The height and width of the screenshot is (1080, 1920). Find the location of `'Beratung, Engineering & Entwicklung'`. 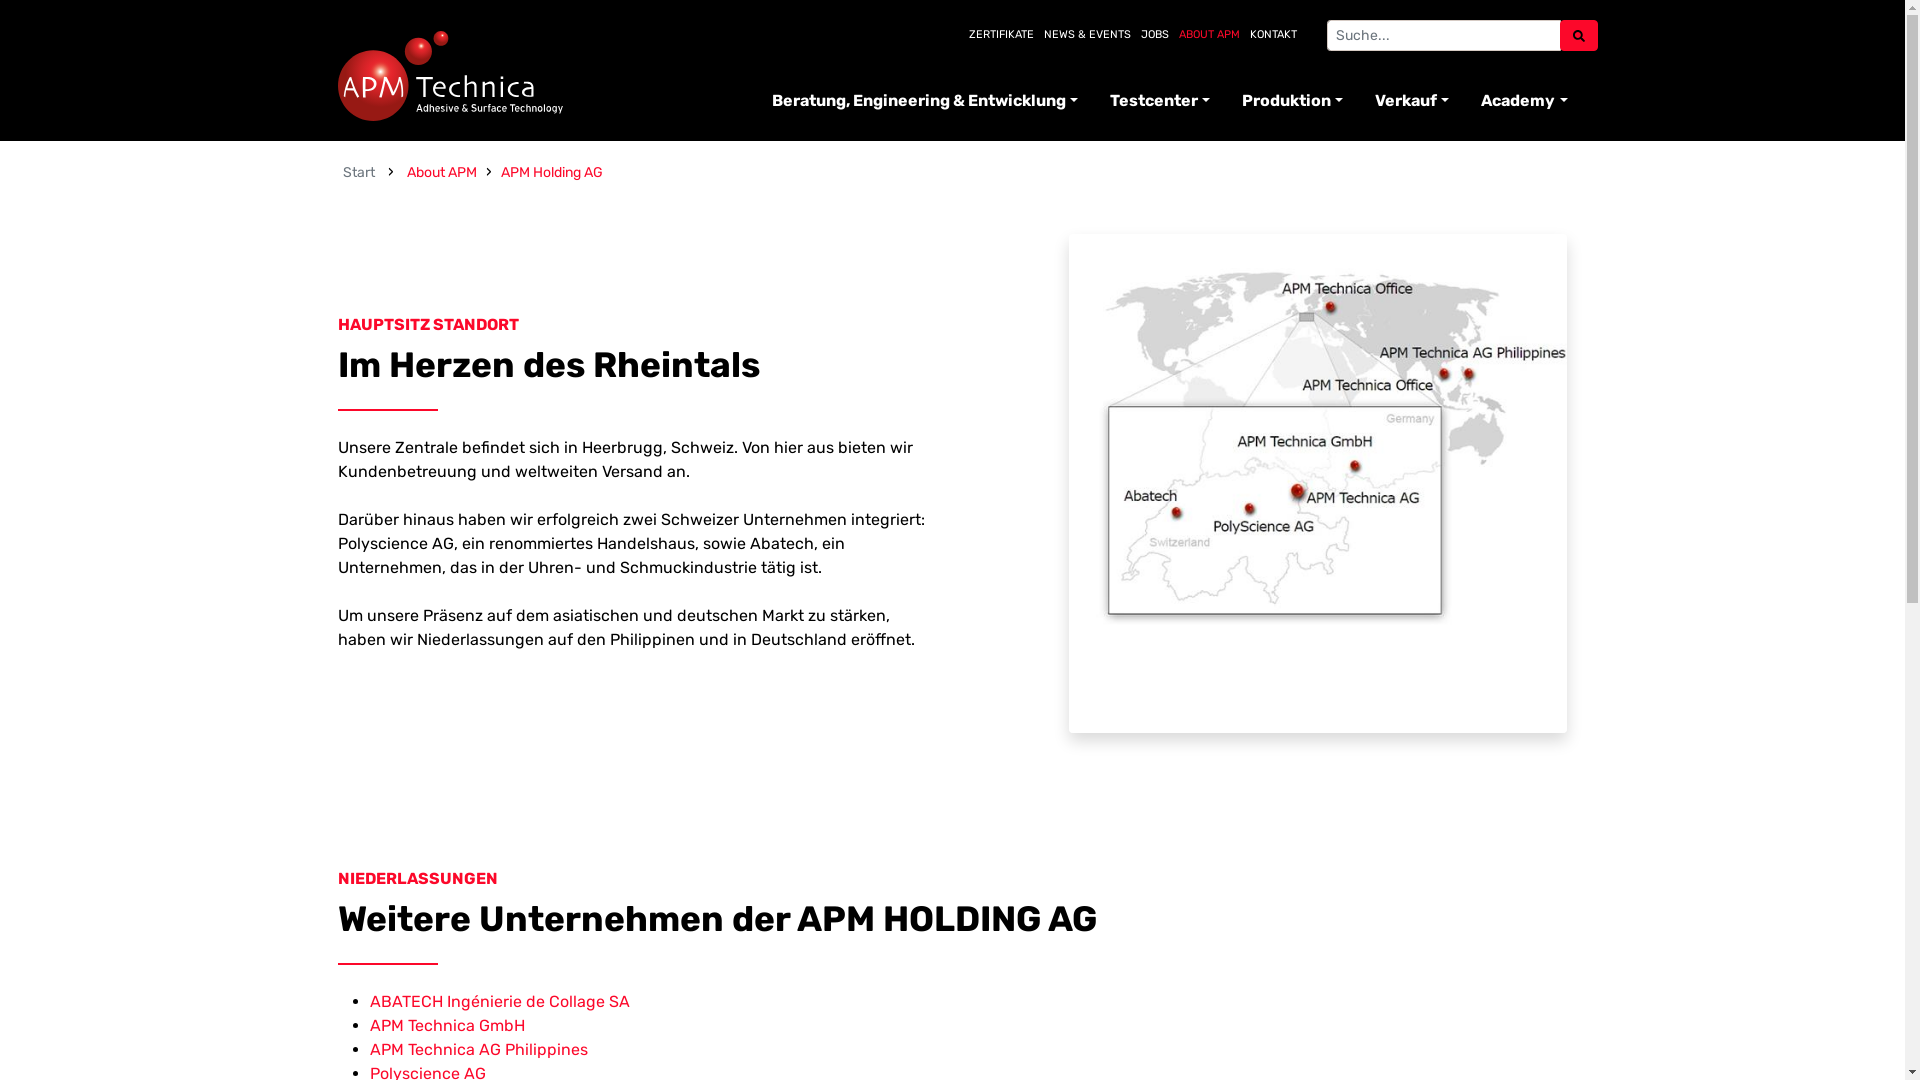

'Beratung, Engineering & Entwicklung' is located at coordinates (924, 100).